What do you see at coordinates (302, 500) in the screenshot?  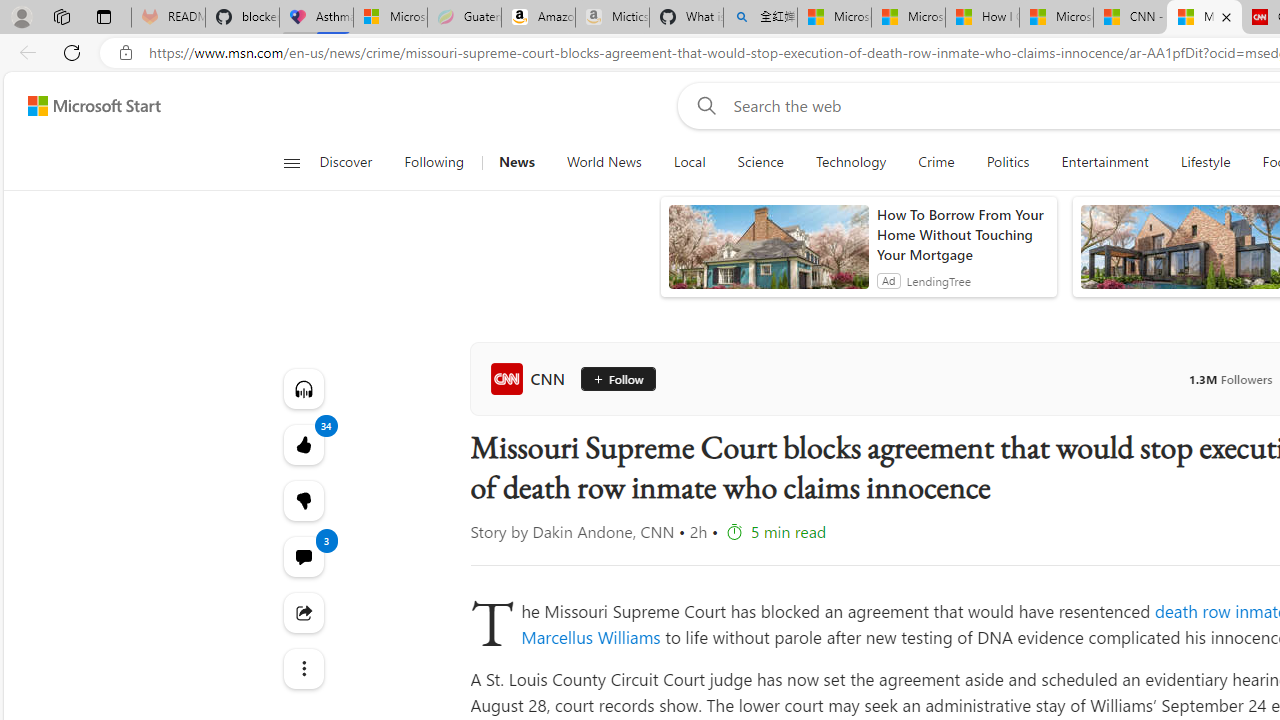 I see `'Dislike'` at bounding box center [302, 500].